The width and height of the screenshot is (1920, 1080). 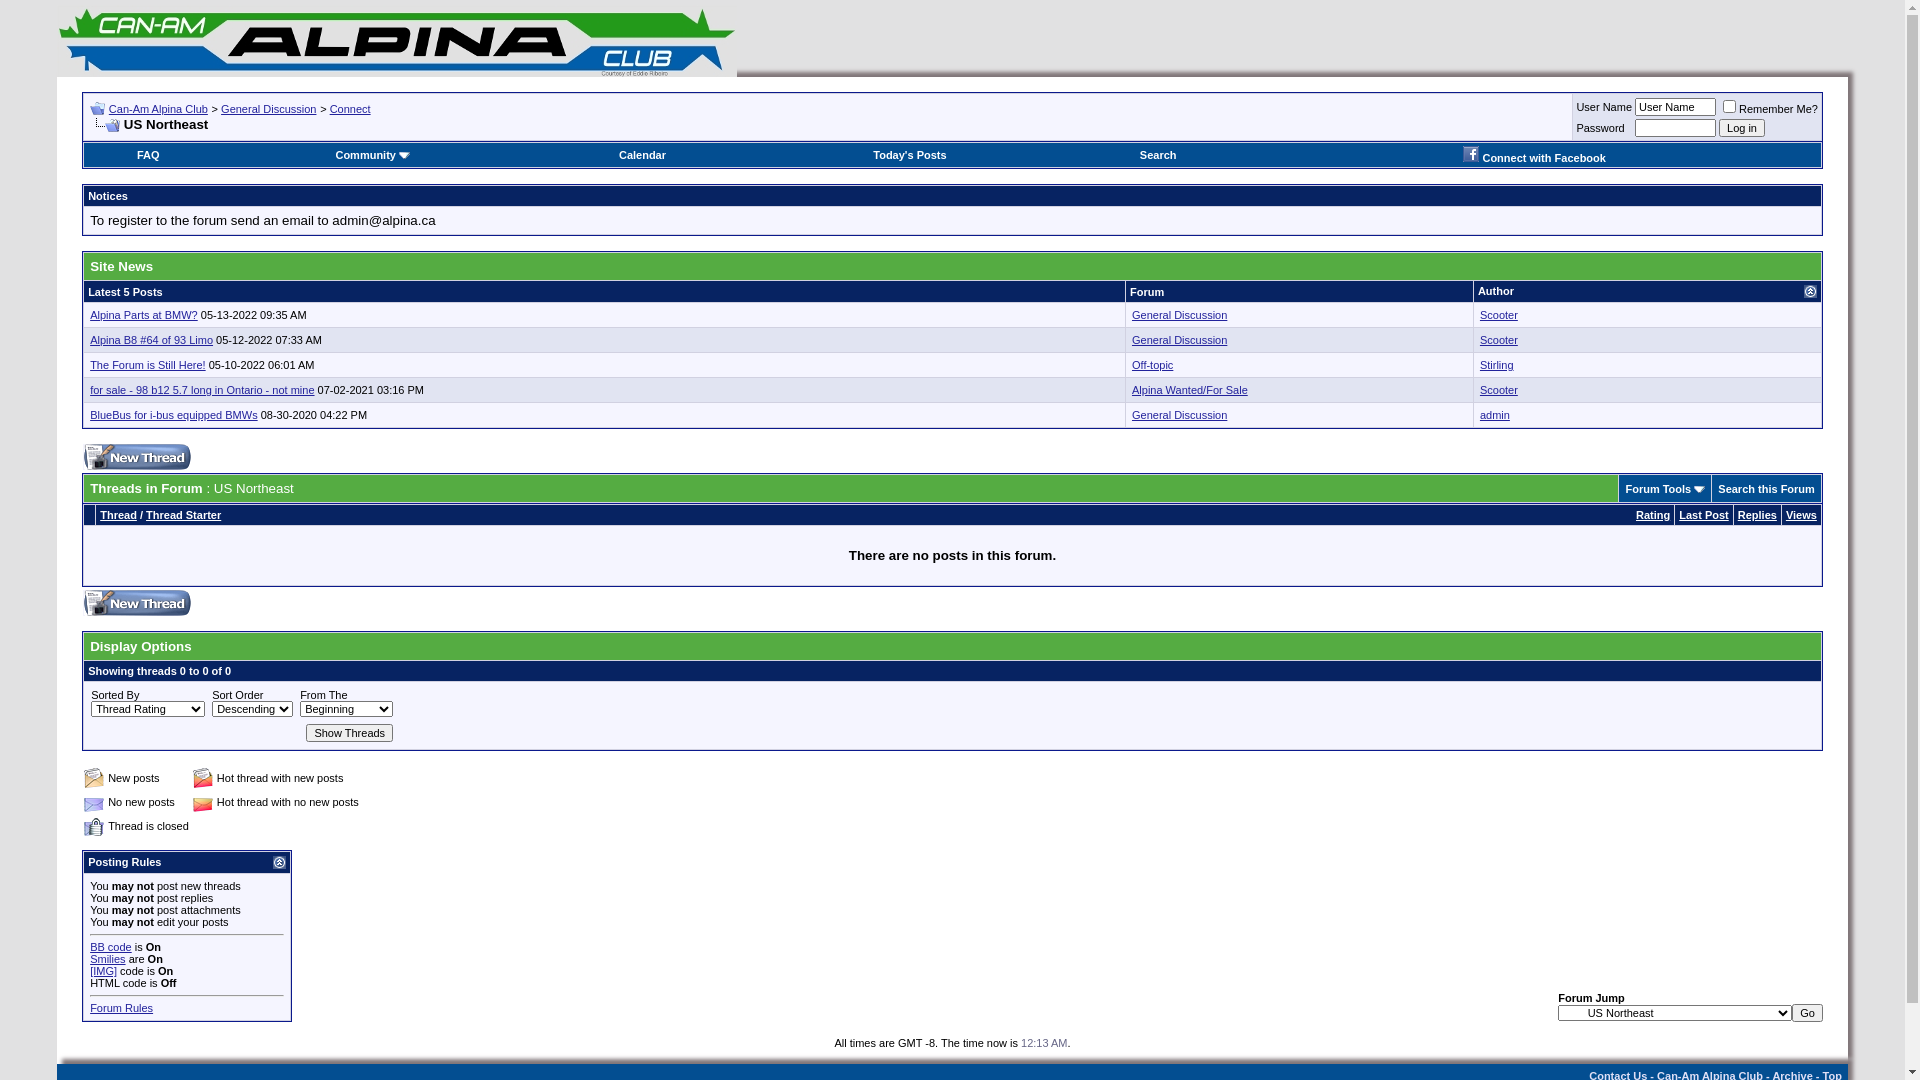 What do you see at coordinates (1140, 153) in the screenshot?
I see `'Search'` at bounding box center [1140, 153].